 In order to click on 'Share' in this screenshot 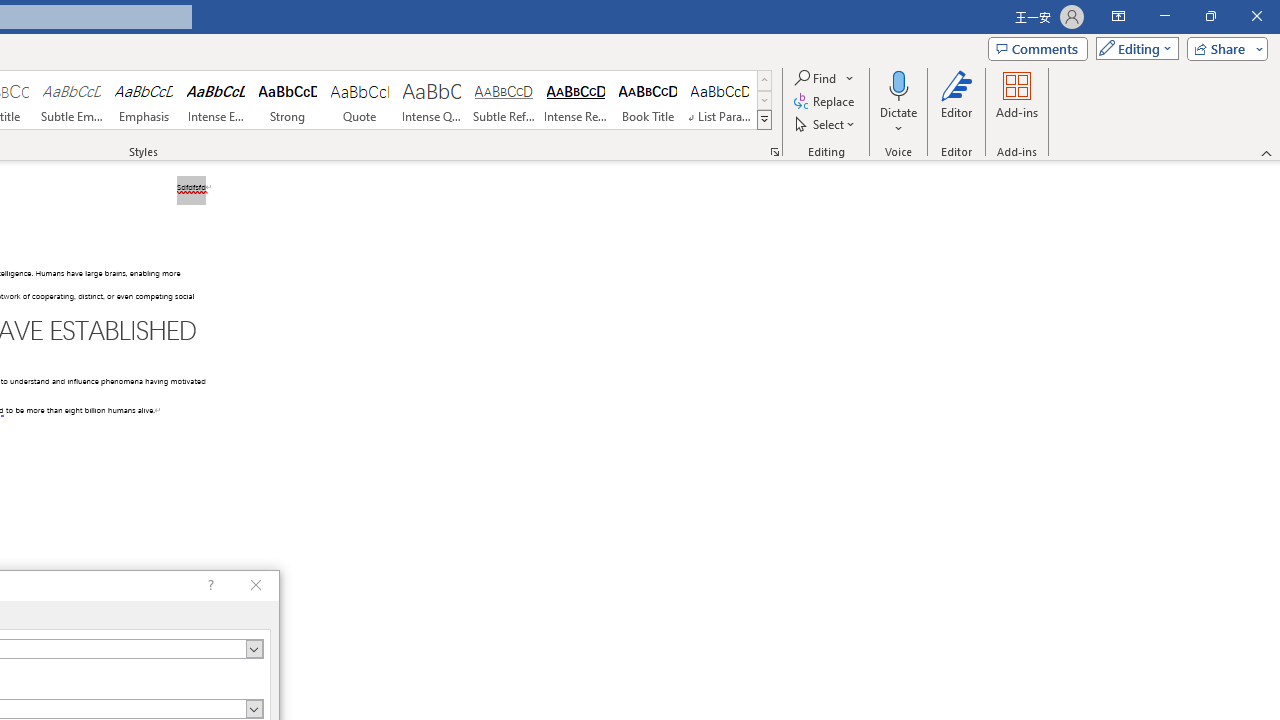, I will do `click(1222, 47)`.